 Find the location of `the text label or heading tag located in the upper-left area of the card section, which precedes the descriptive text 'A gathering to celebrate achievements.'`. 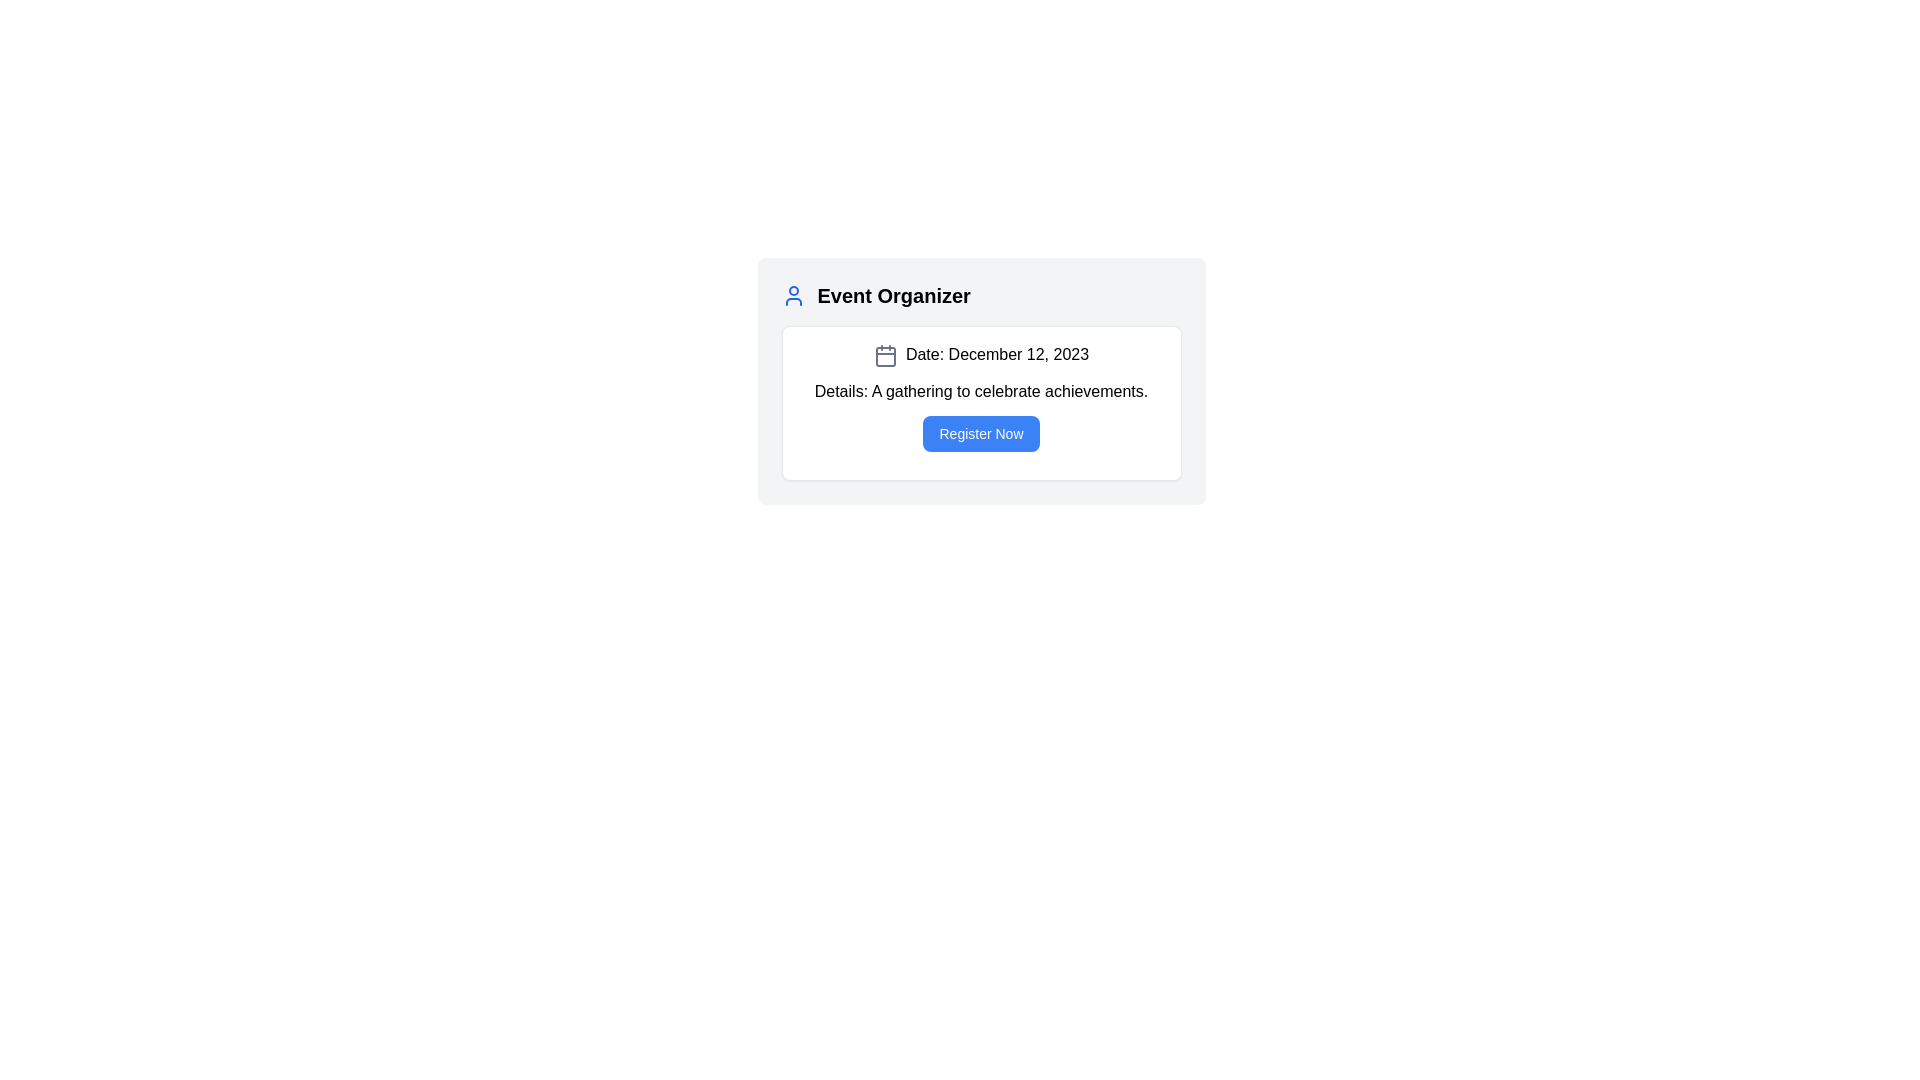

the text label or heading tag located in the upper-left area of the card section, which precedes the descriptive text 'A gathering to celebrate achievements.' is located at coordinates (841, 391).